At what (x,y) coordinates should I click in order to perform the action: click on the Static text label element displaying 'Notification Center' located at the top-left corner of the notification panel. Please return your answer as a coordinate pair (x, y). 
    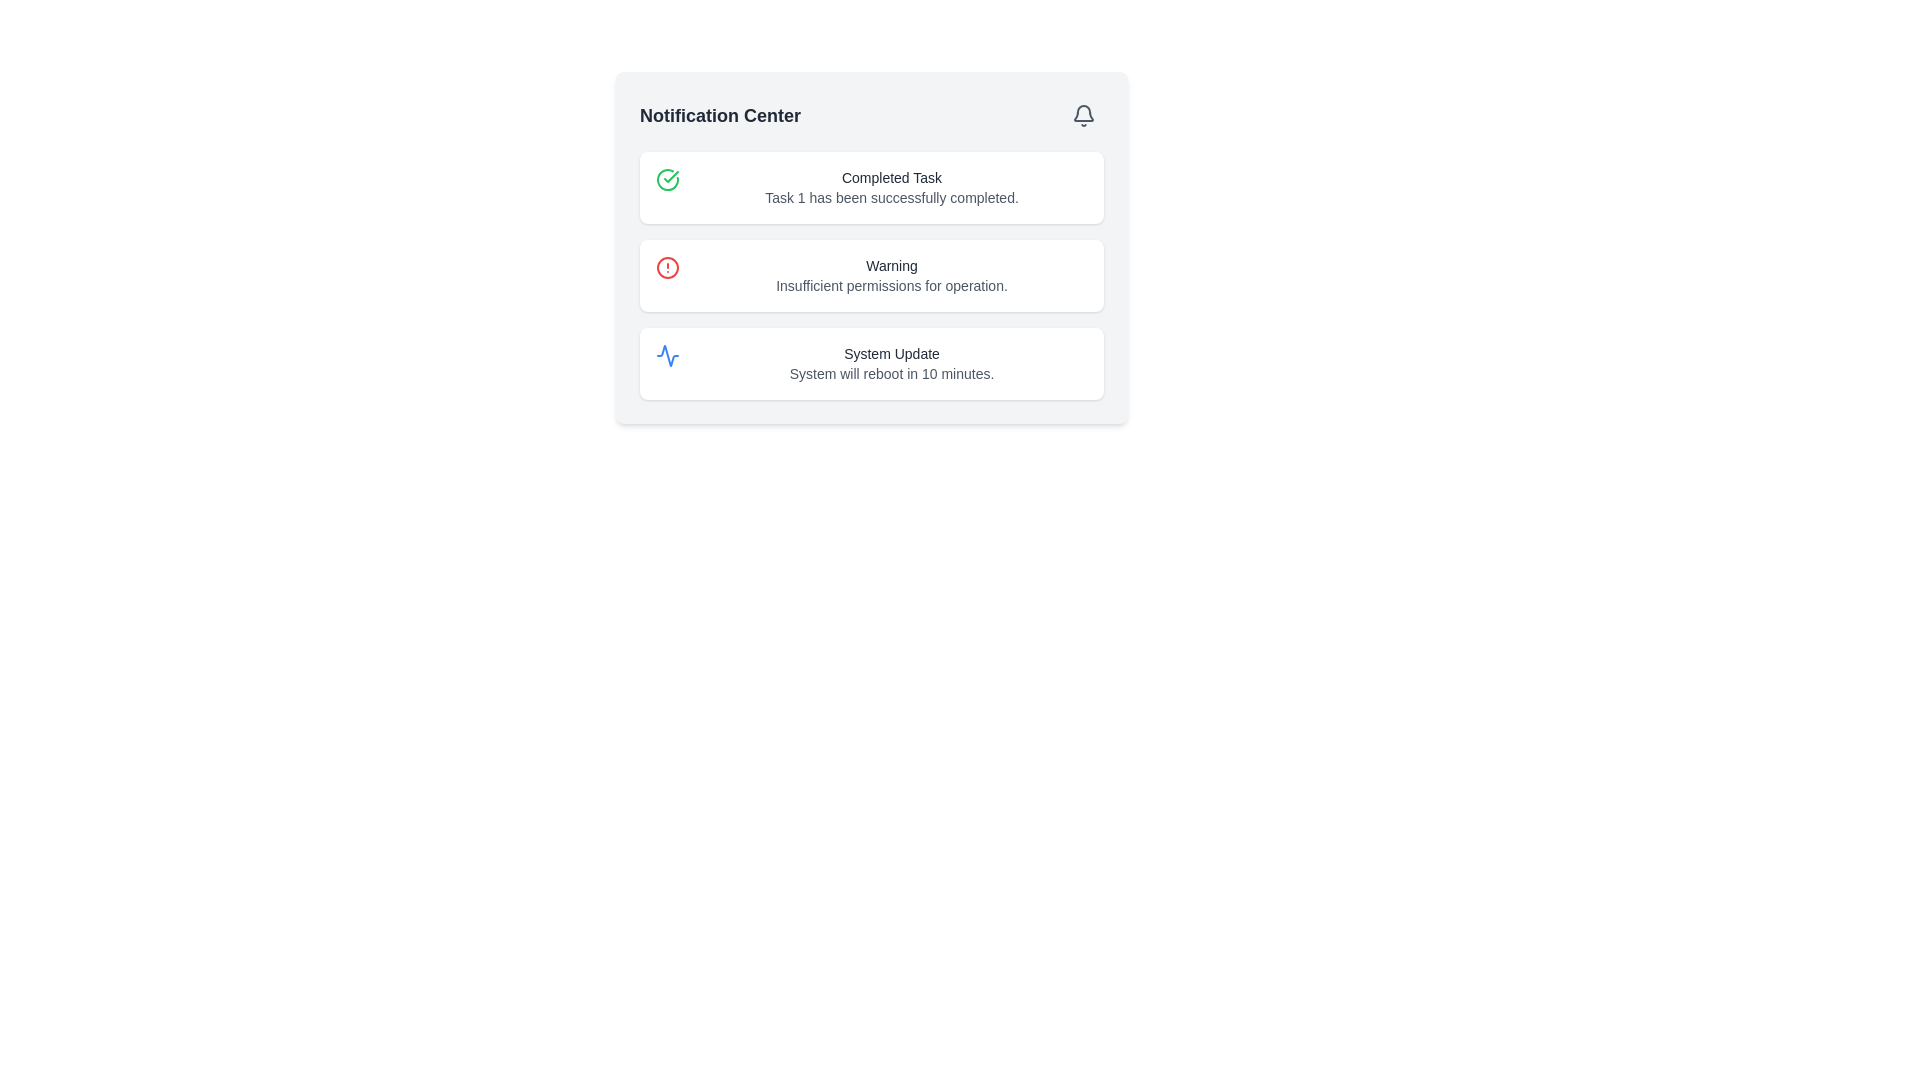
    Looking at the image, I should click on (720, 115).